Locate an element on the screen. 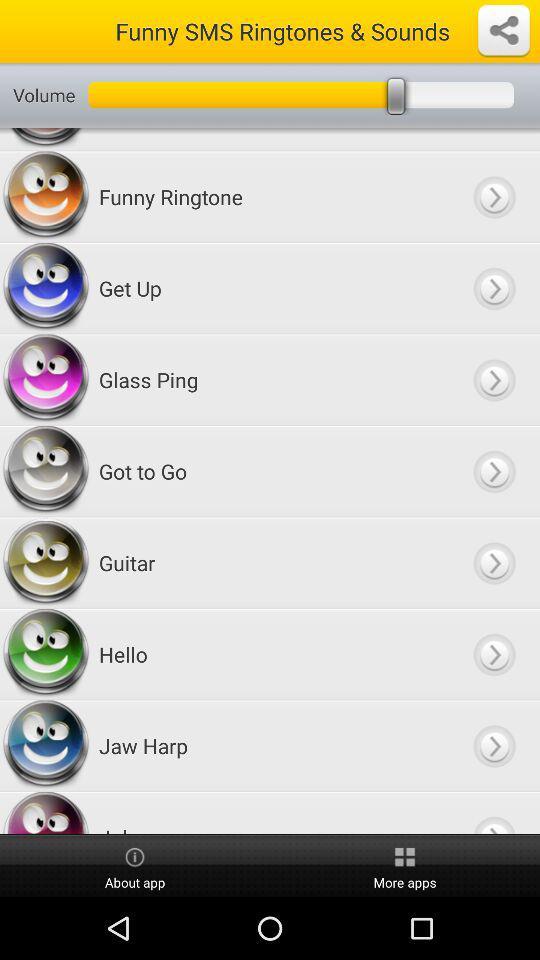  next is located at coordinates (493, 197).